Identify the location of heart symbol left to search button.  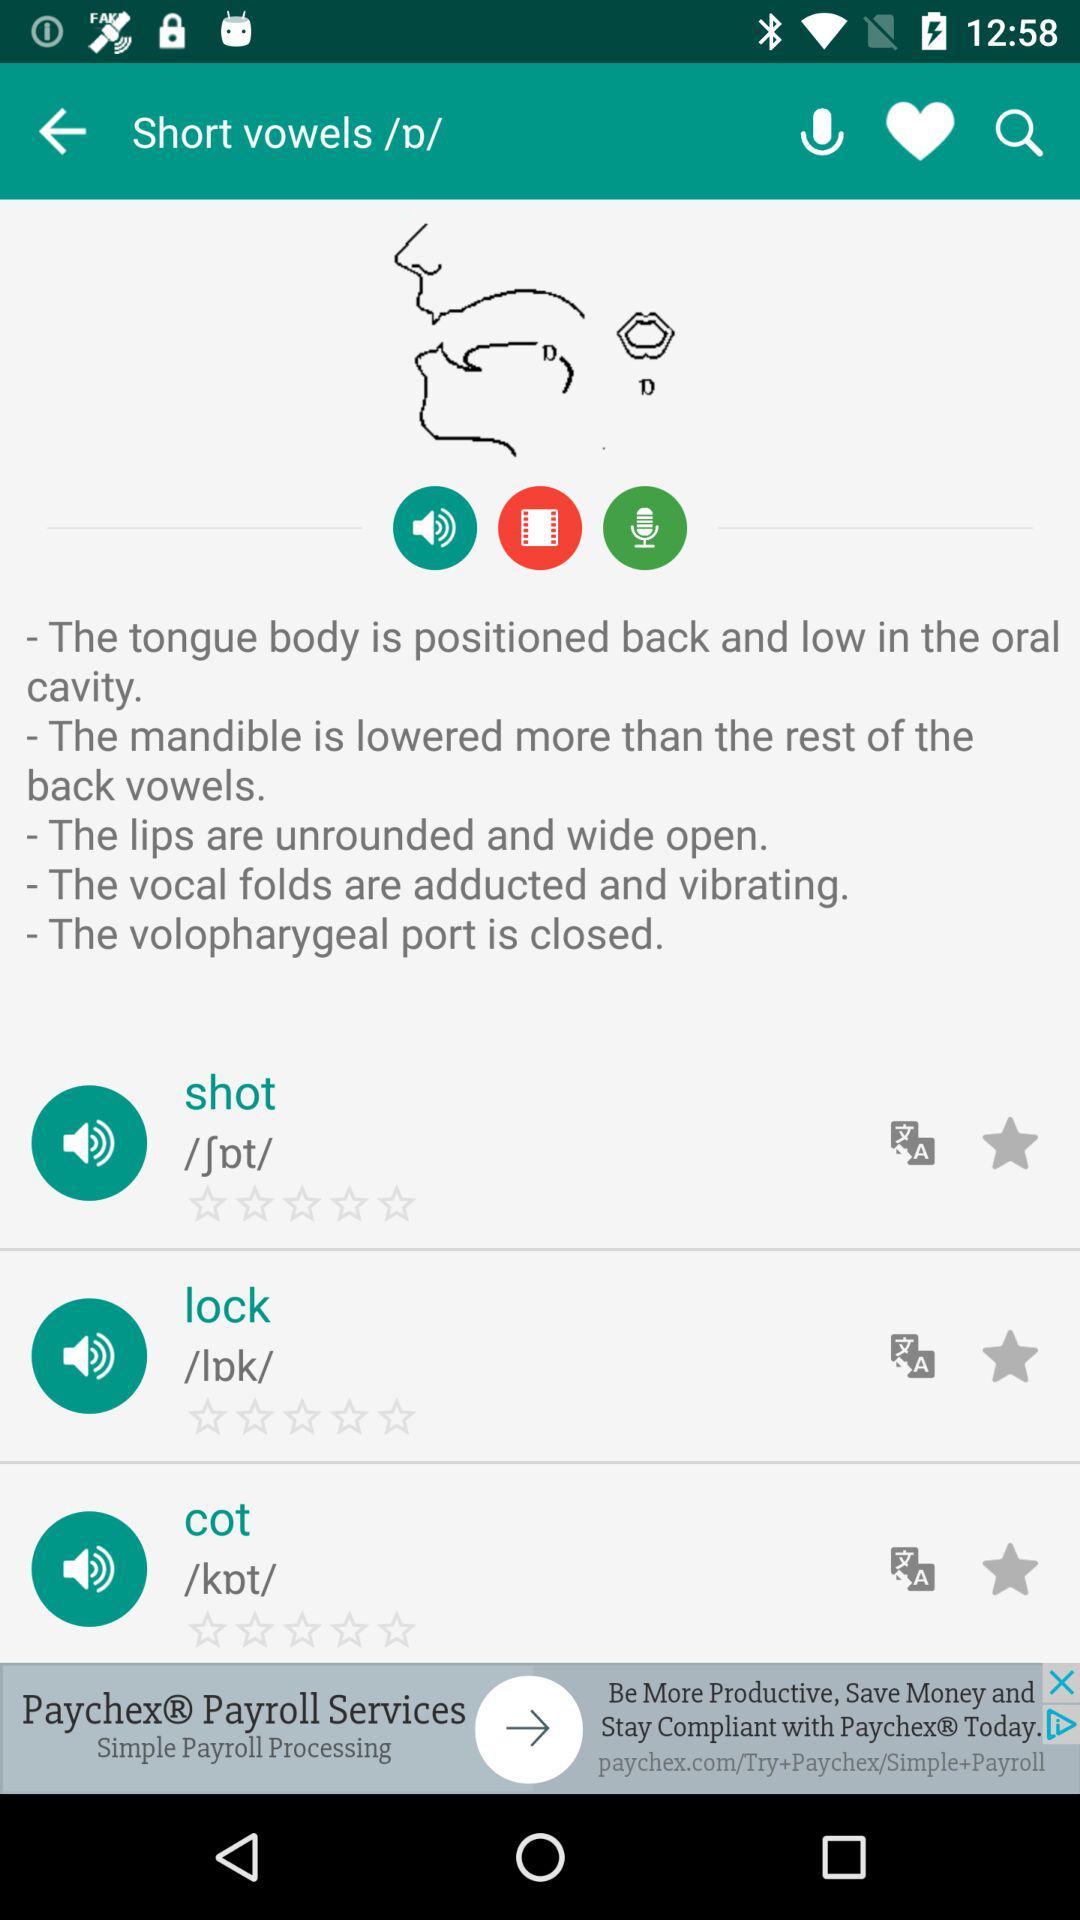
(920, 130).